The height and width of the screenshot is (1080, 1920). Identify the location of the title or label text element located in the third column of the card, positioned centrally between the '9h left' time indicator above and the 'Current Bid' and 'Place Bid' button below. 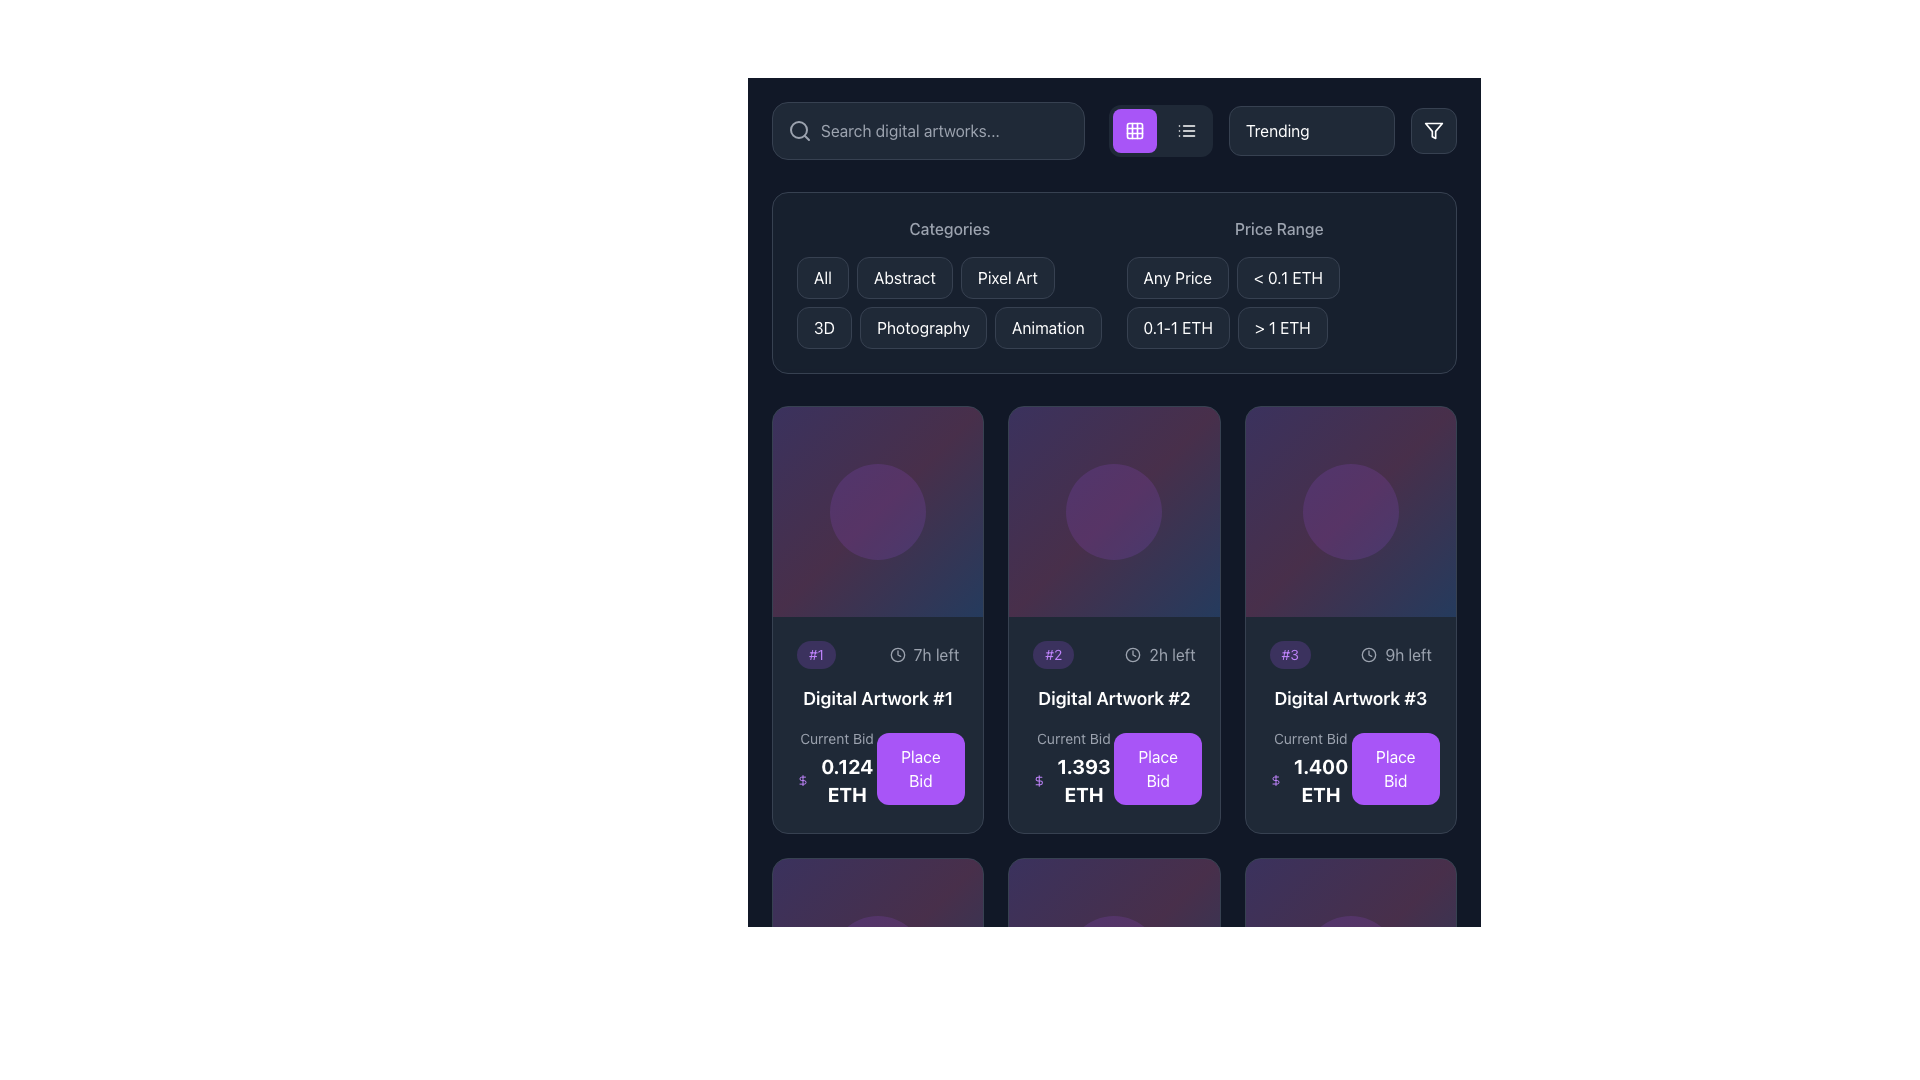
(1350, 698).